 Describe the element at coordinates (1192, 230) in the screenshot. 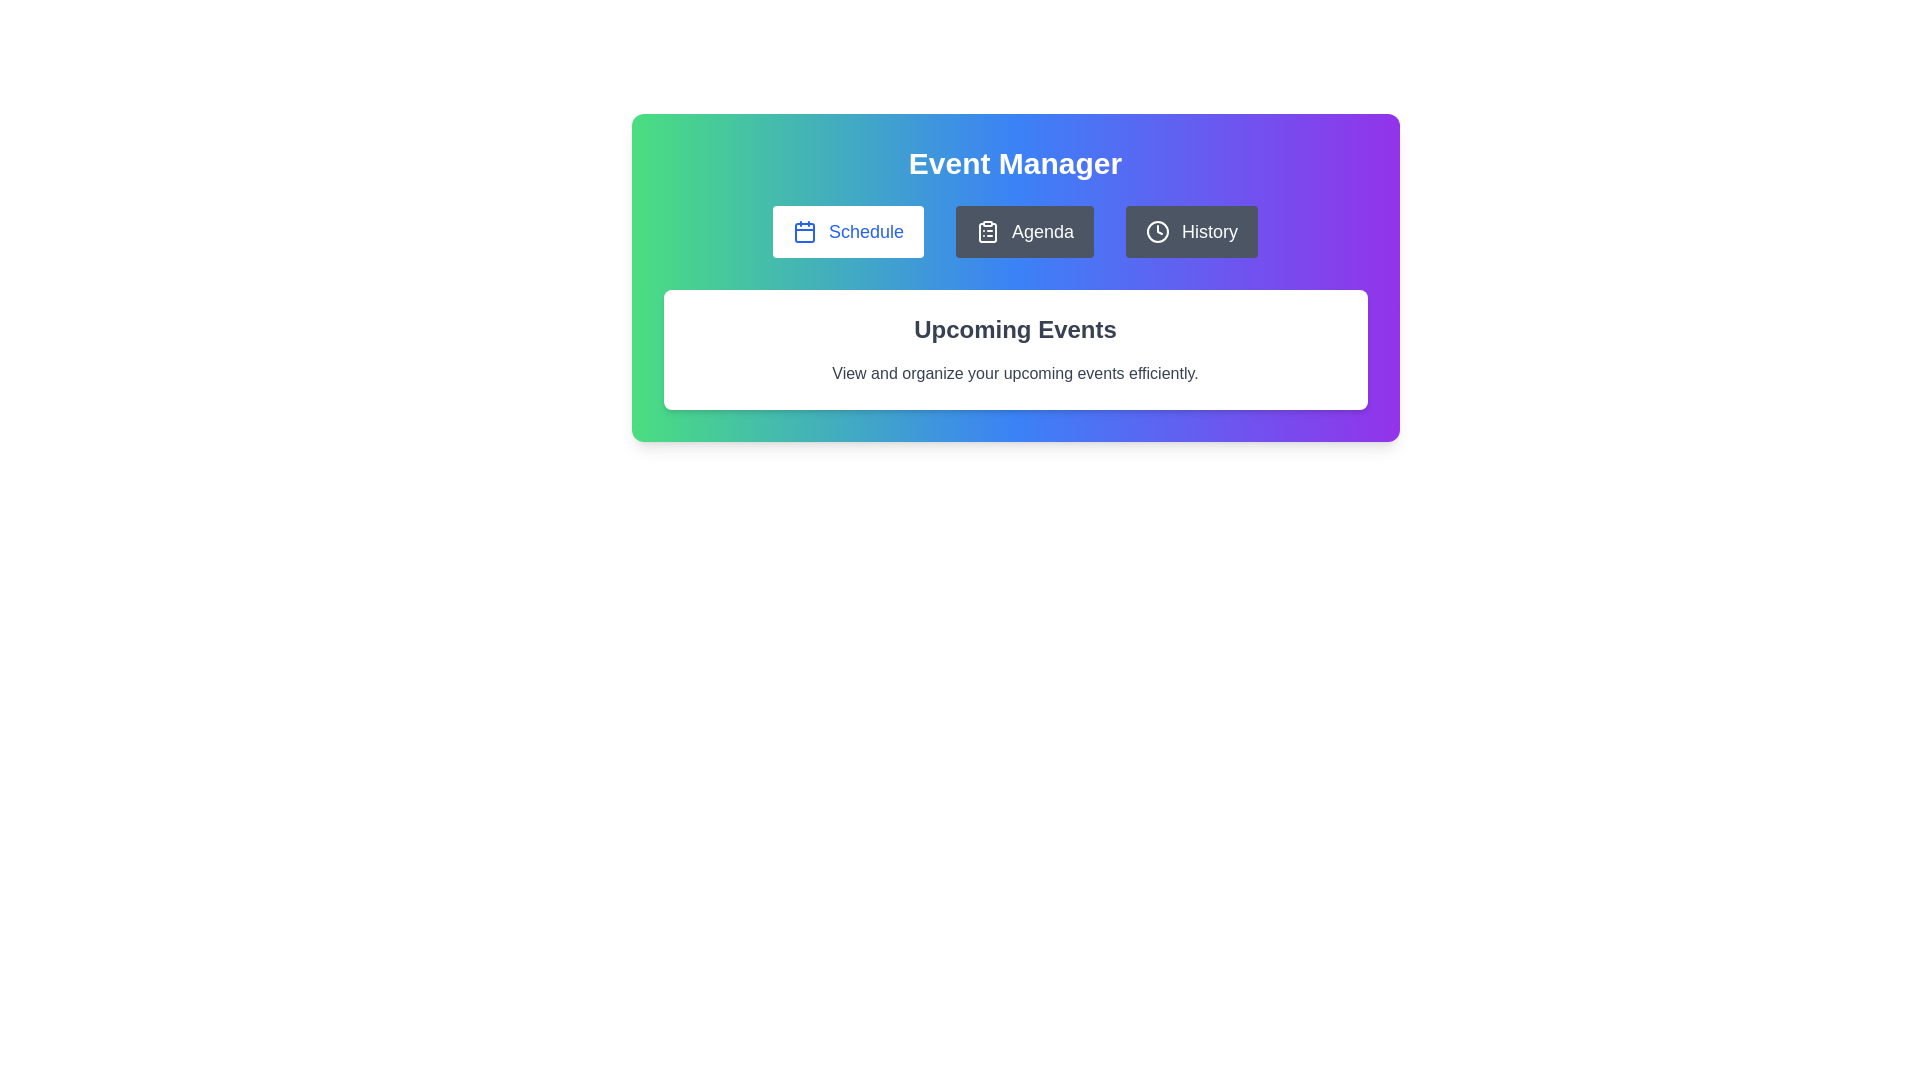

I see `the 'History' button, which is the third button in the navigation bar featuring a clock icon and white text on a dark gray background, to change its visual state` at that location.